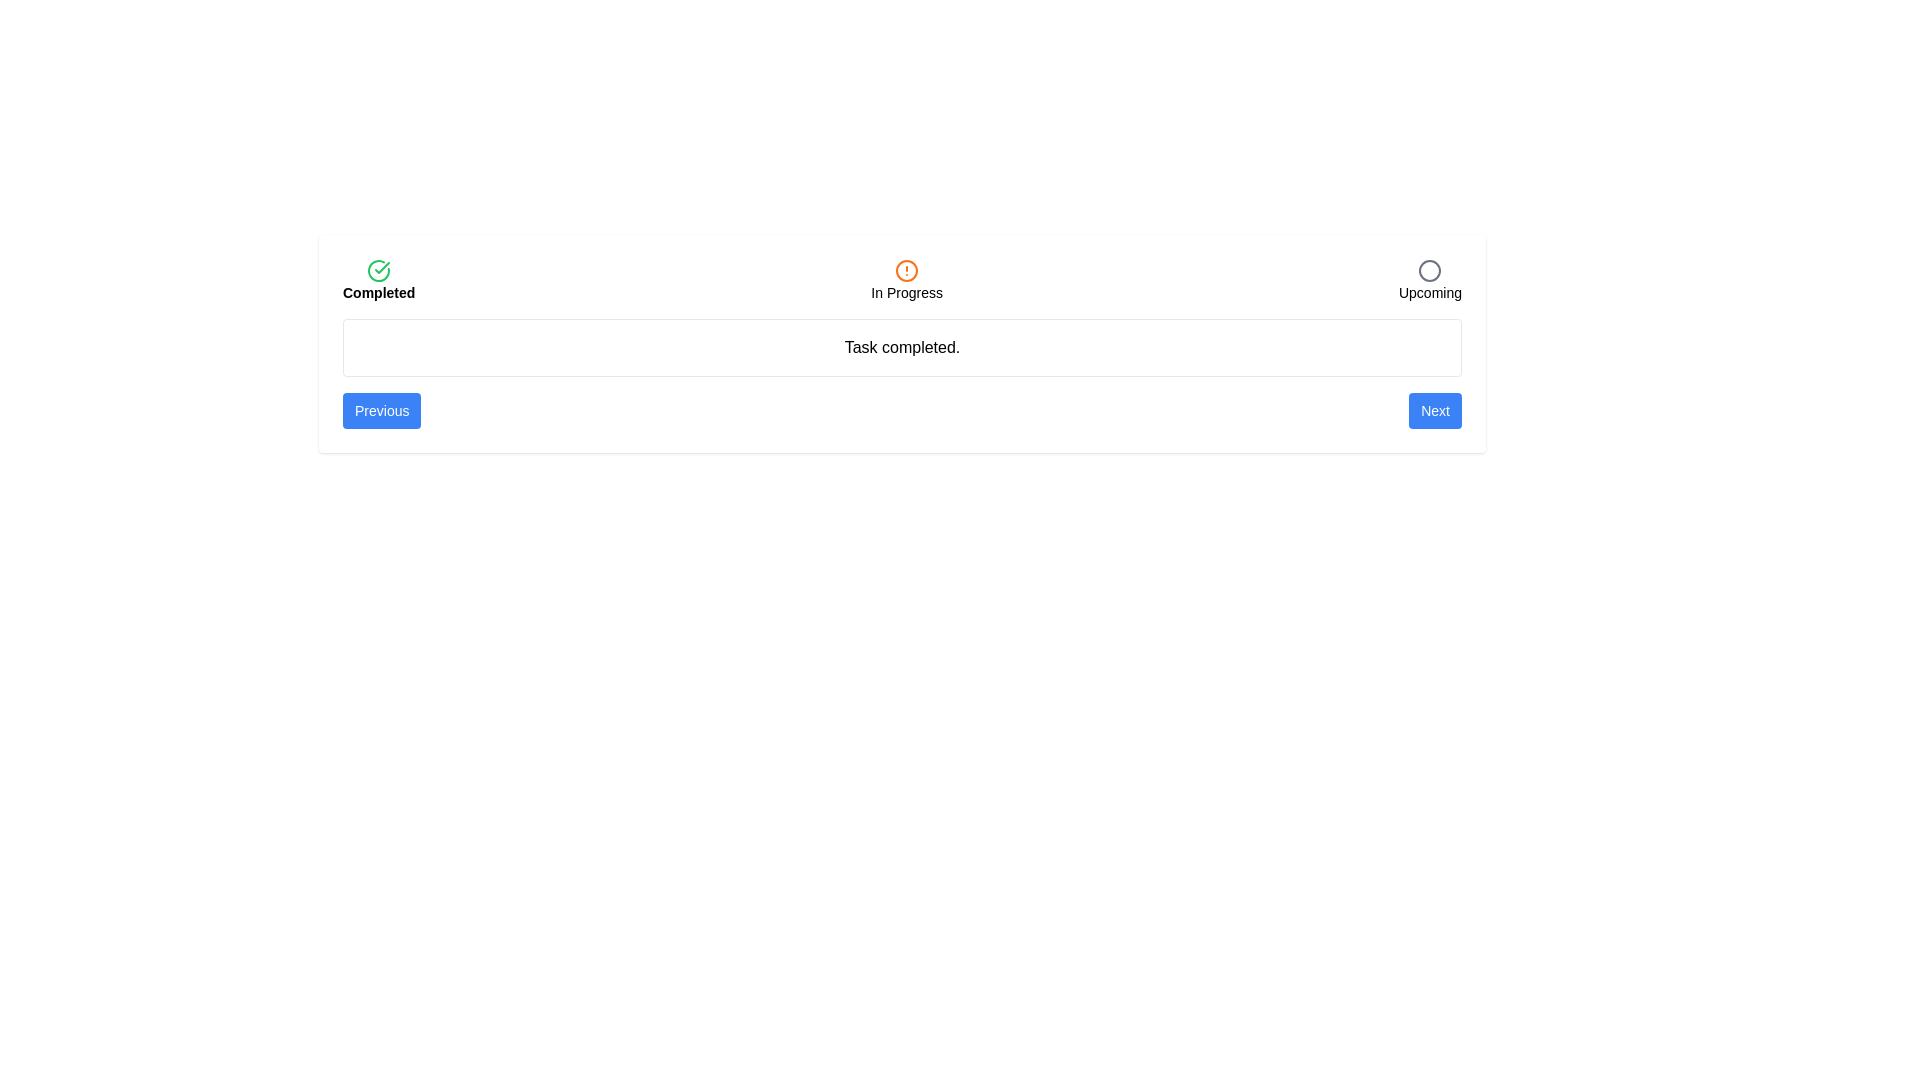  What do you see at coordinates (906, 270) in the screenshot?
I see `the circular status element located in the center of the 'In Progress' indicator area for status indication` at bounding box center [906, 270].